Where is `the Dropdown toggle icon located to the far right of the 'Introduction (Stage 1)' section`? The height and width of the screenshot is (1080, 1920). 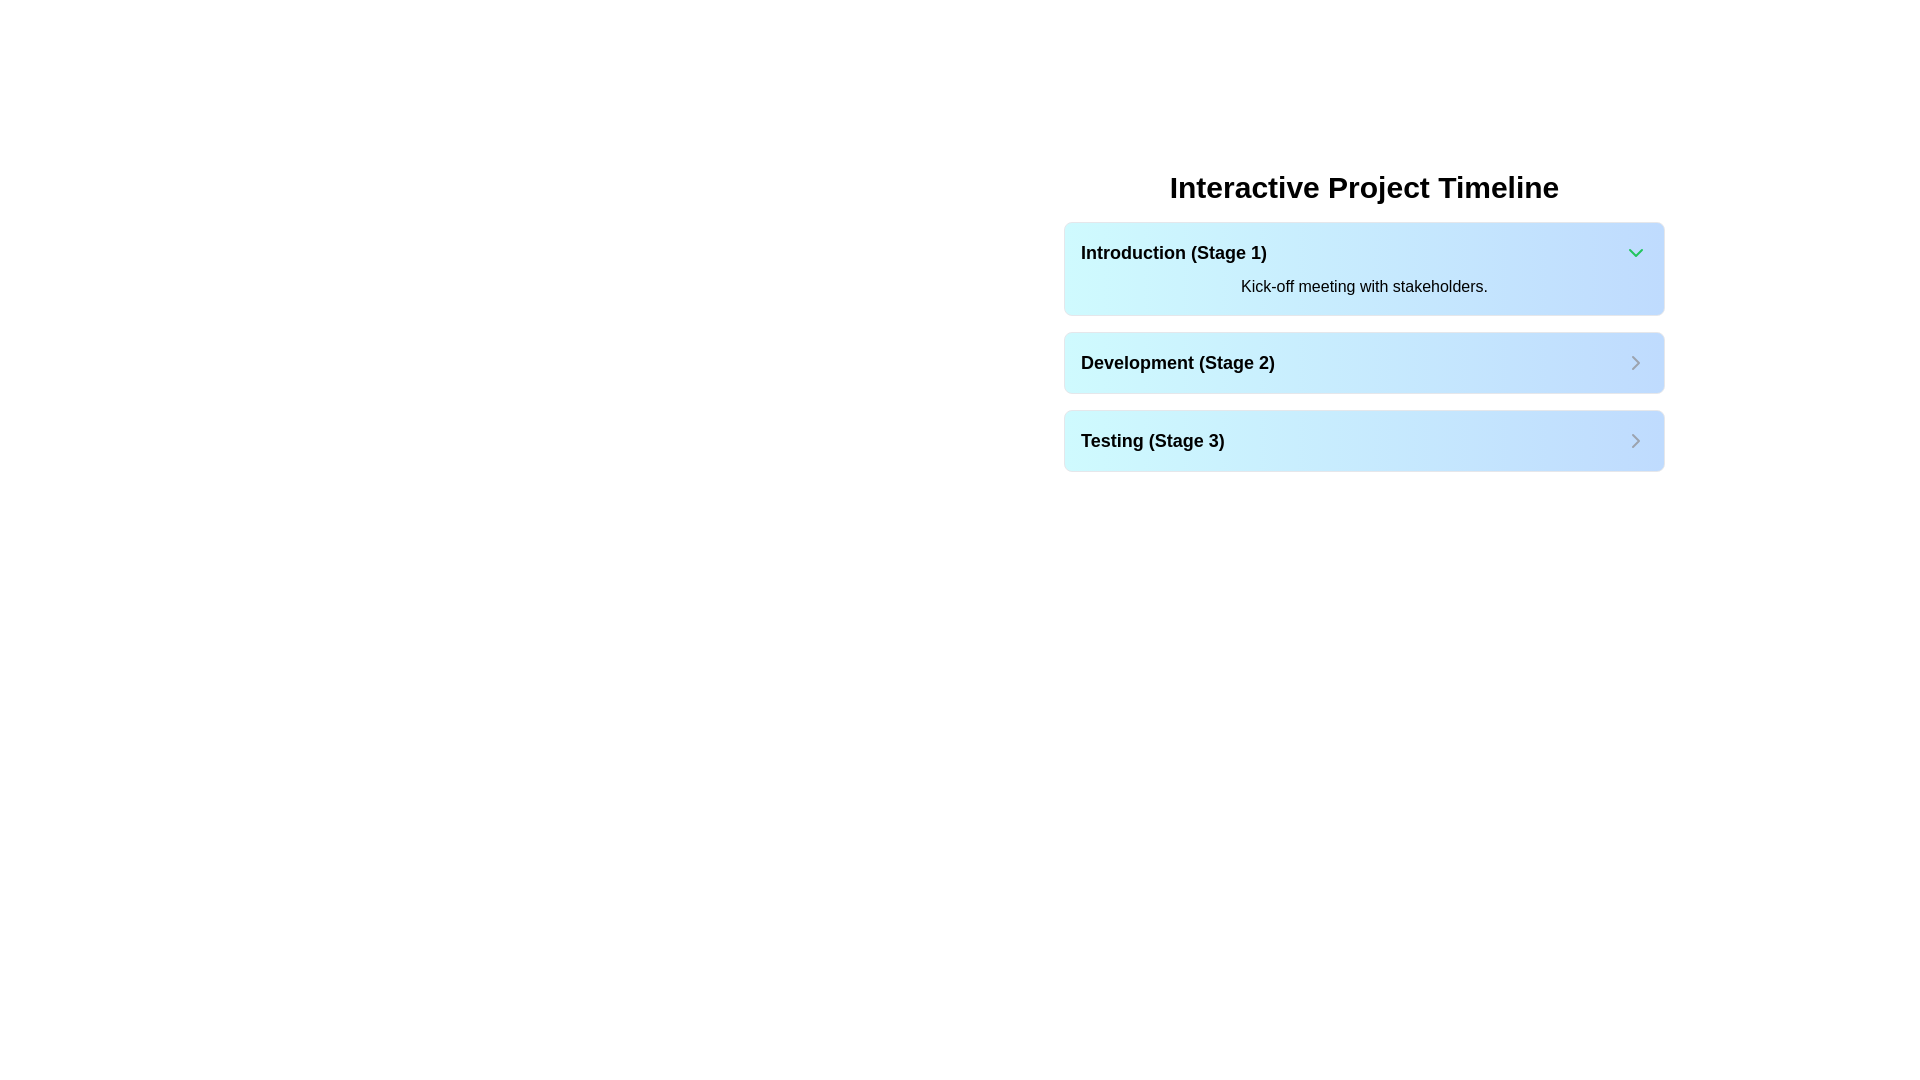 the Dropdown toggle icon located to the far right of the 'Introduction (Stage 1)' section is located at coordinates (1636, 252).